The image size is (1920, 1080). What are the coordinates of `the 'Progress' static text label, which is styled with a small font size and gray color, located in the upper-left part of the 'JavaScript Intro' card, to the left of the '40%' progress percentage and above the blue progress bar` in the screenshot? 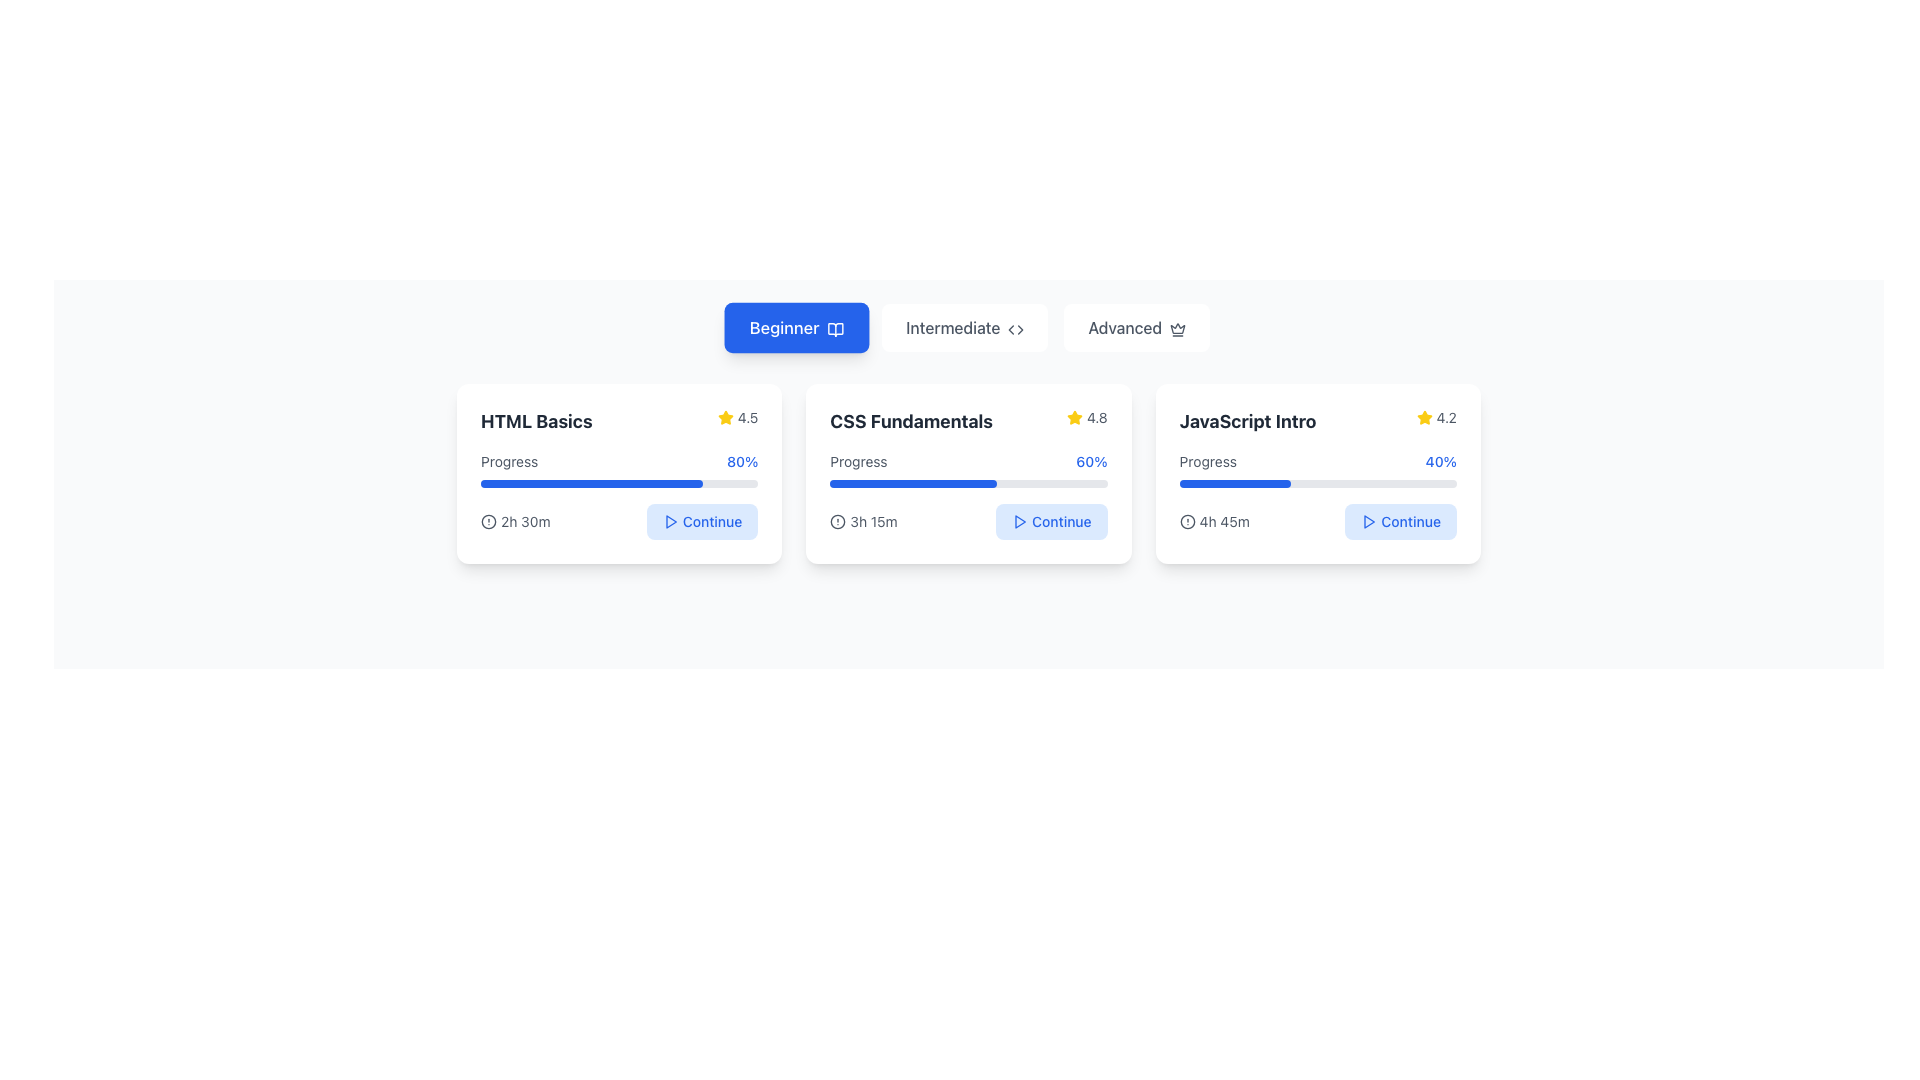 It's located at (1207, 462).